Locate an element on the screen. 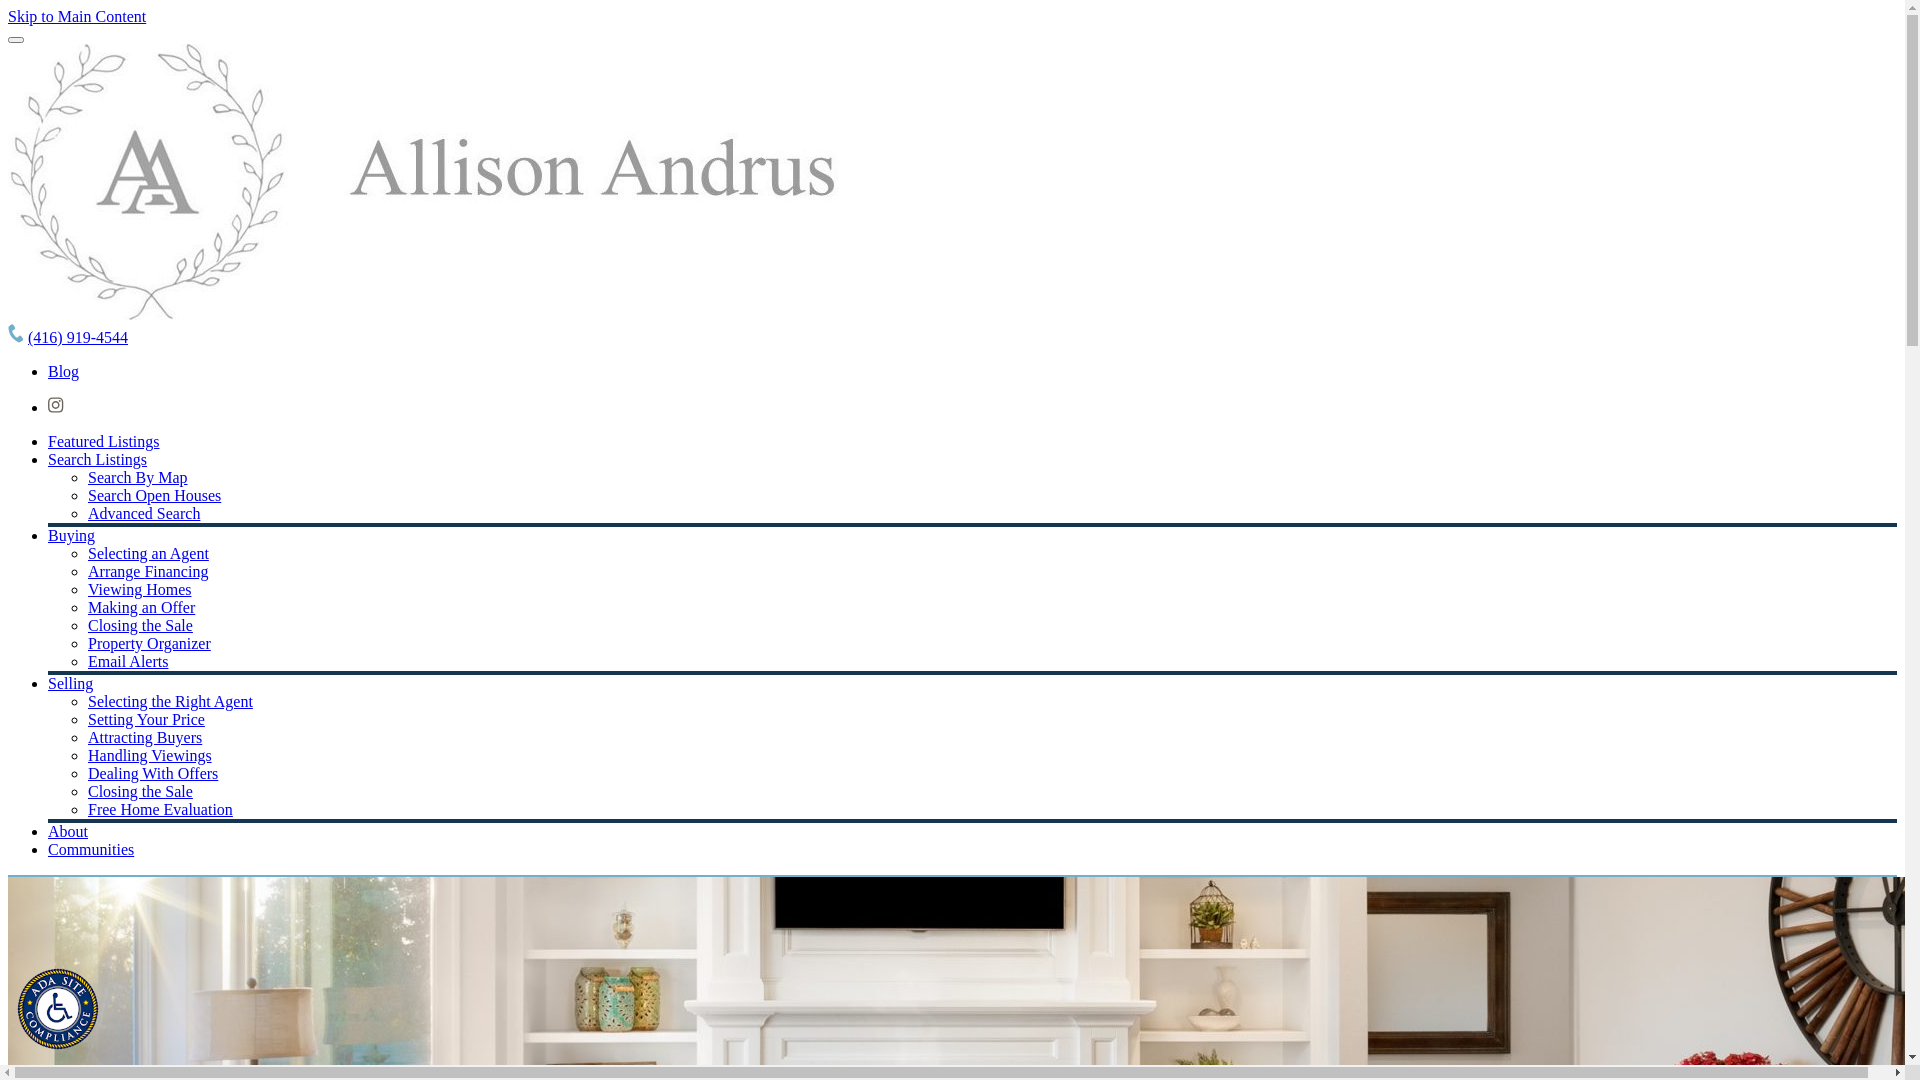 Image resolution: width=1920 pixels, height=1080 pixels. 'Selecting an Agent' is located at coordinates (86, 553).